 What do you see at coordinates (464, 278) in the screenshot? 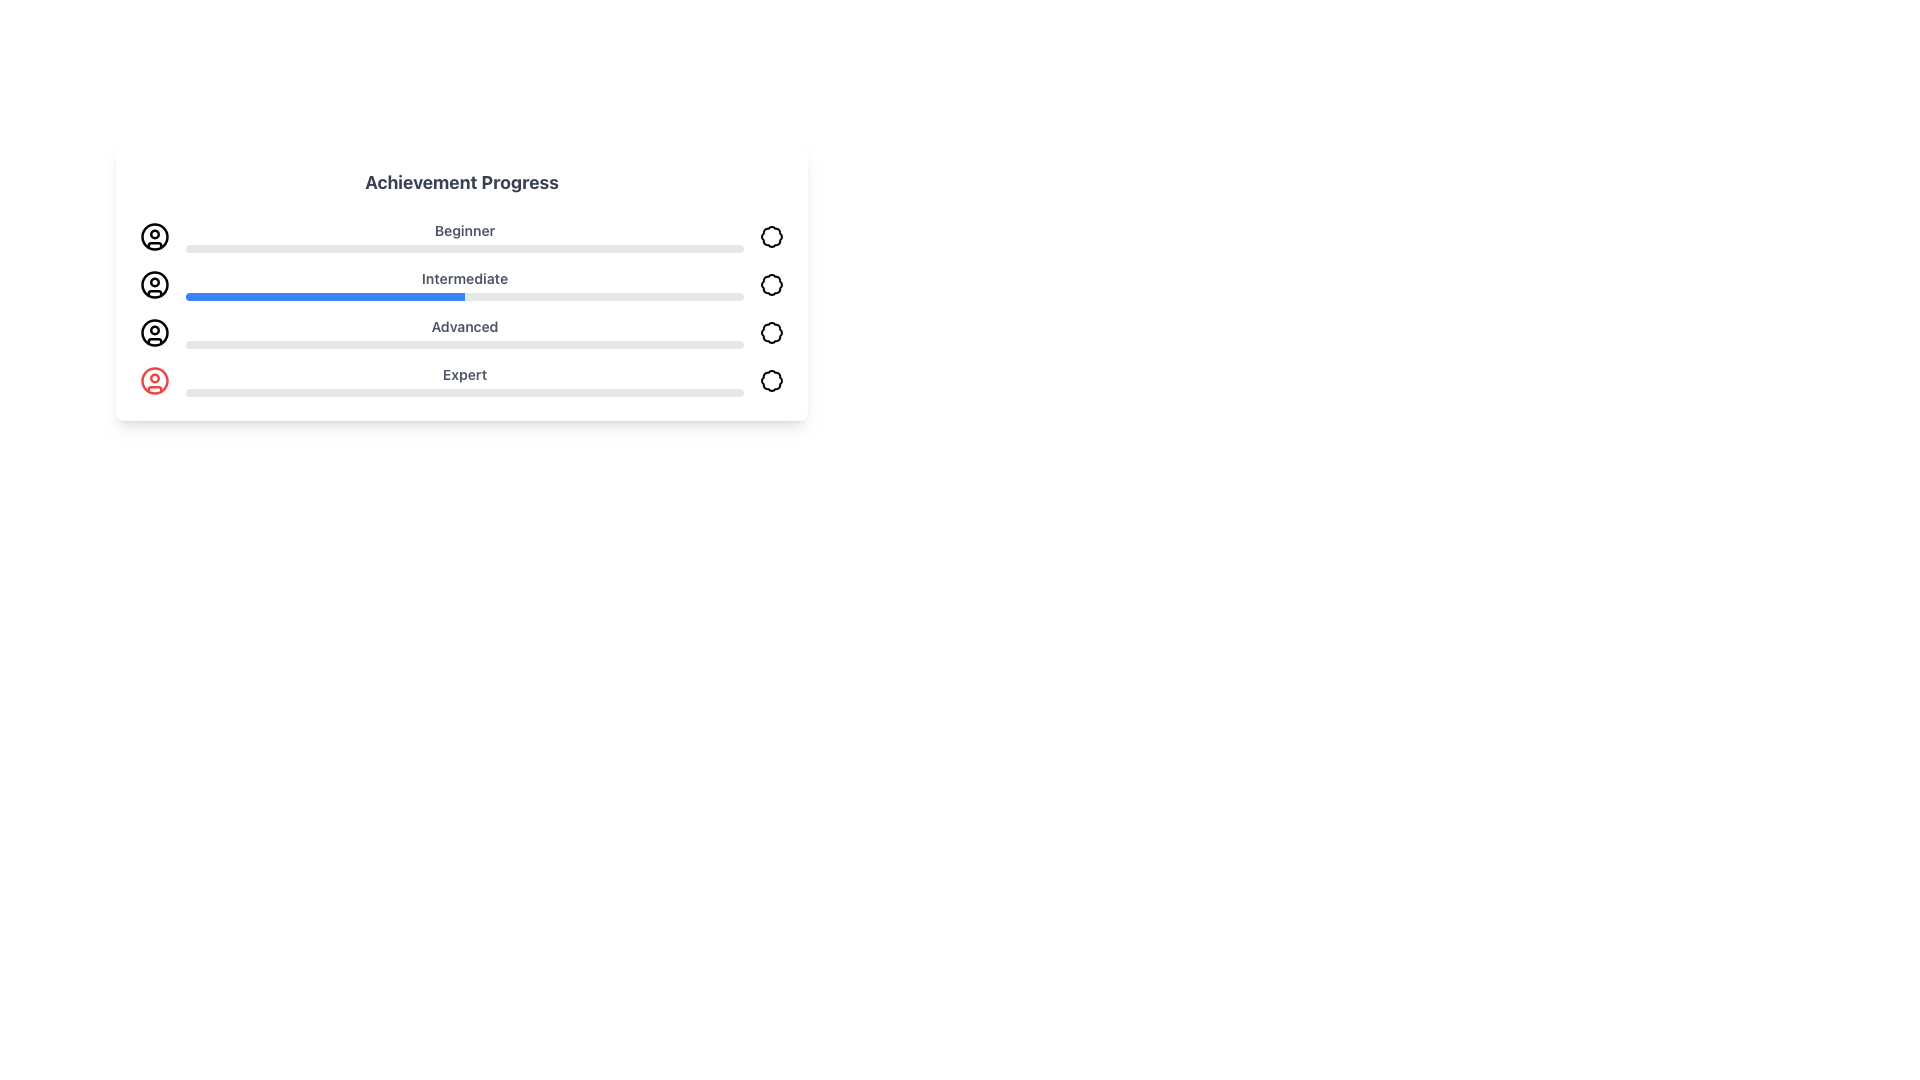
I see `the second text label indicating an achievement level, positioned between 'Beginner' and 'Advanced', with an icon on the left and a circular marker on the right` at bounding box center [464, 278].